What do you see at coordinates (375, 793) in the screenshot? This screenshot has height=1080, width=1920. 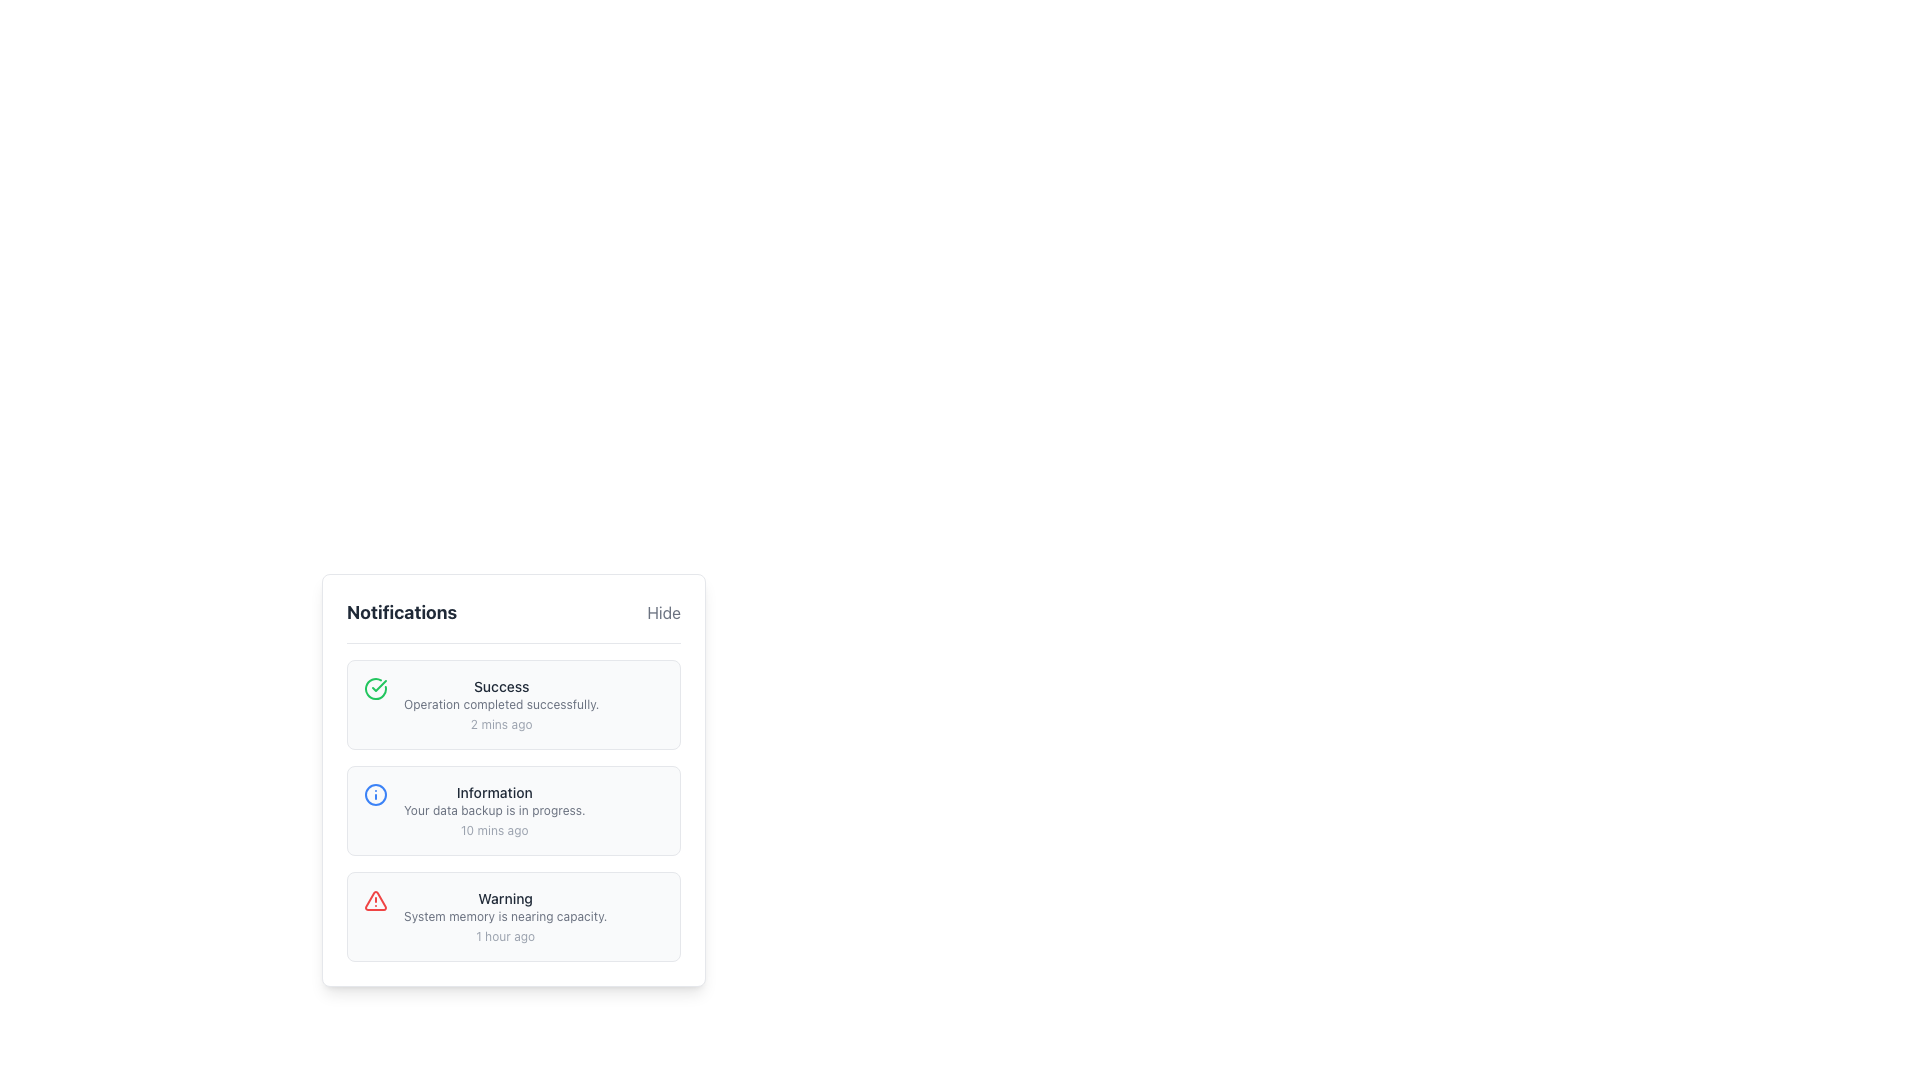 I see `the 'information' icon, which is a blue circular outline with an 'i' inside, located at the beginning of the second notification card for information about data backup` at bounding box center [375, 793].